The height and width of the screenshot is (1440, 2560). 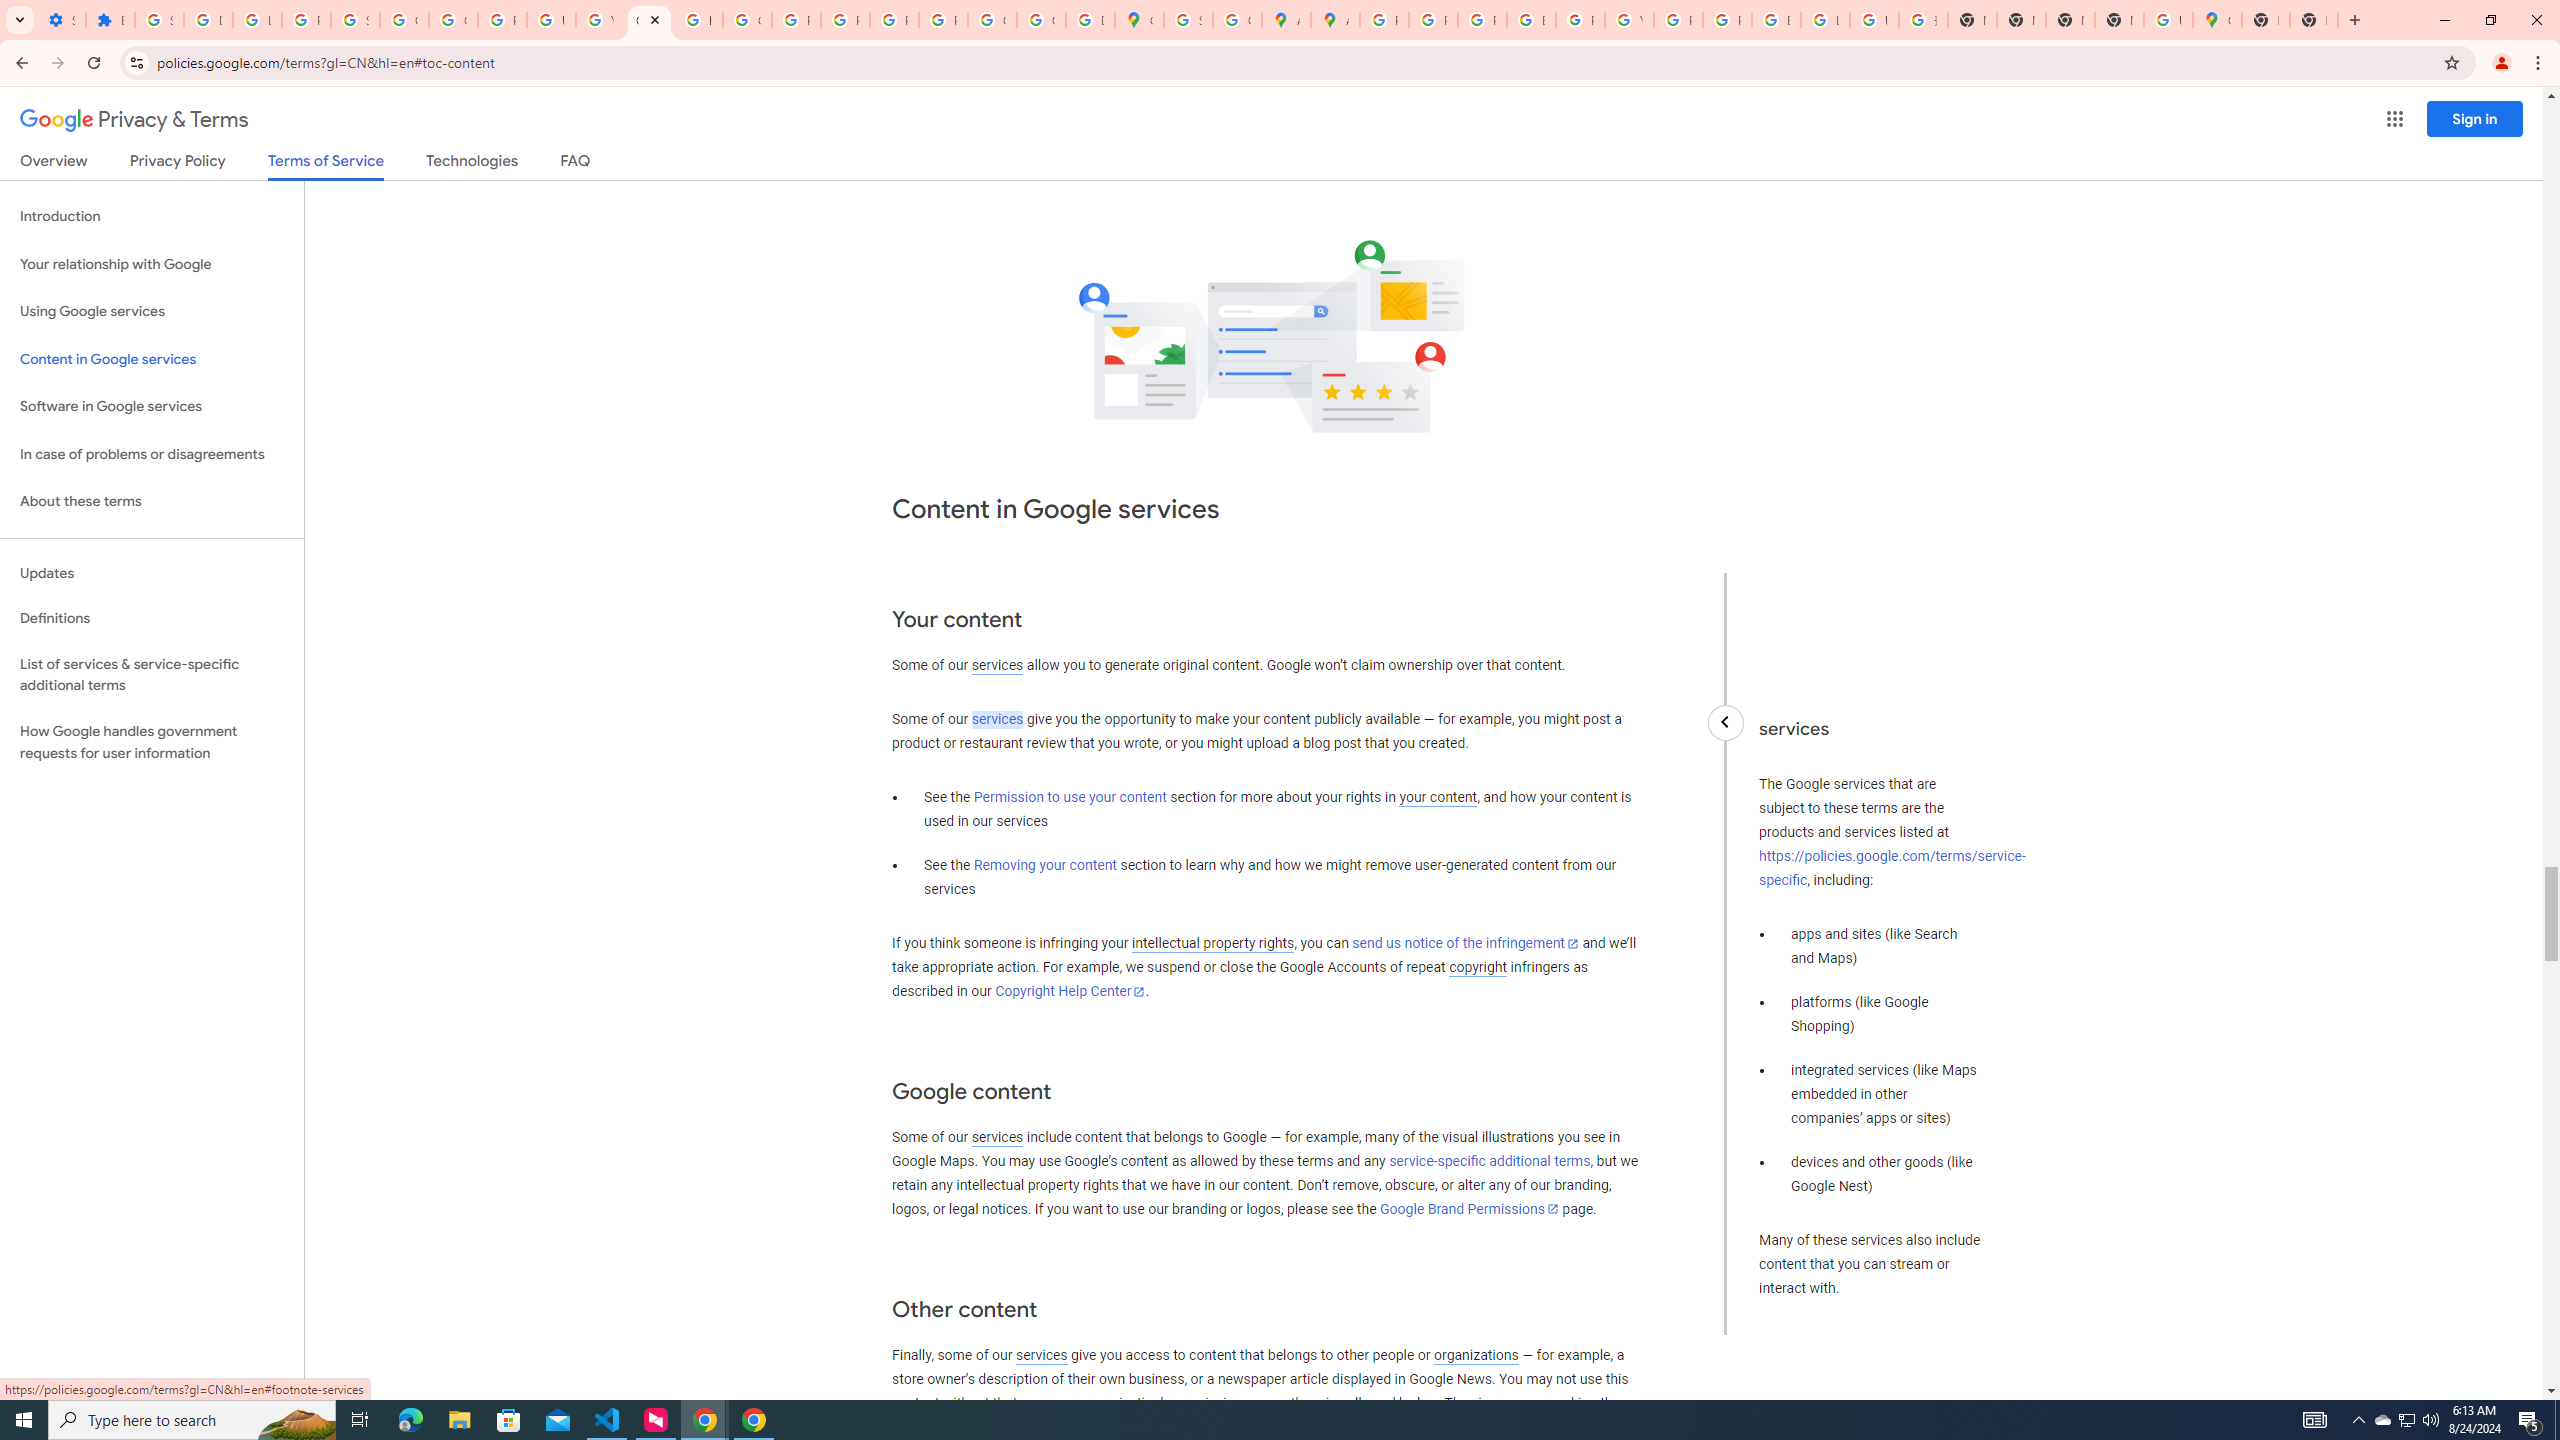 What do you see at coordinates (1481, 19) in the screenshot?
I see `'Privacy Help Center - Policies Help'` at bounding box center [1481, 19].